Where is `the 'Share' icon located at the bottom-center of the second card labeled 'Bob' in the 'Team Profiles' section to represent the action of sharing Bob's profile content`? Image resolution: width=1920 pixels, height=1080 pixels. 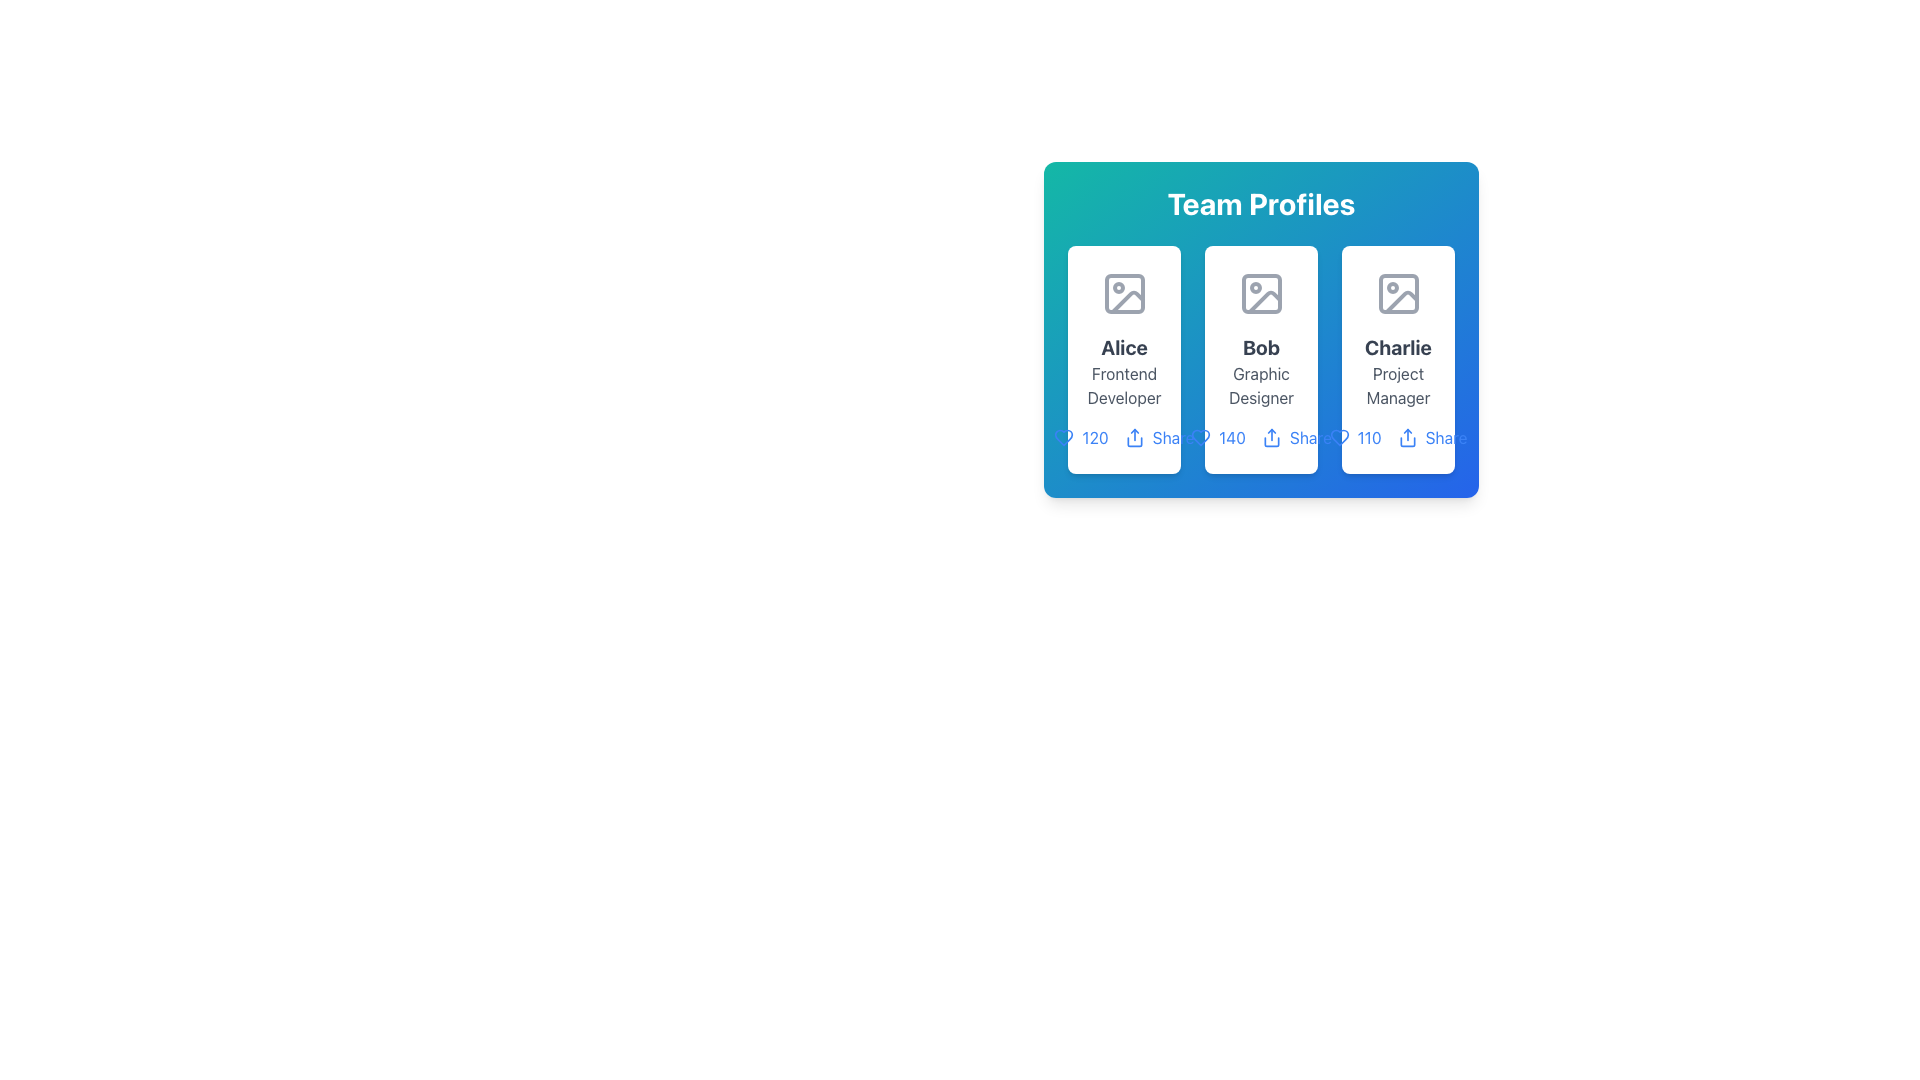
the 'Share' icon located at the bottom-center of the second card labeled 'Bob' in the 'Team Profiles' section to represent the action of sharing Bob's profile content is located at coordinates (1271, 437).